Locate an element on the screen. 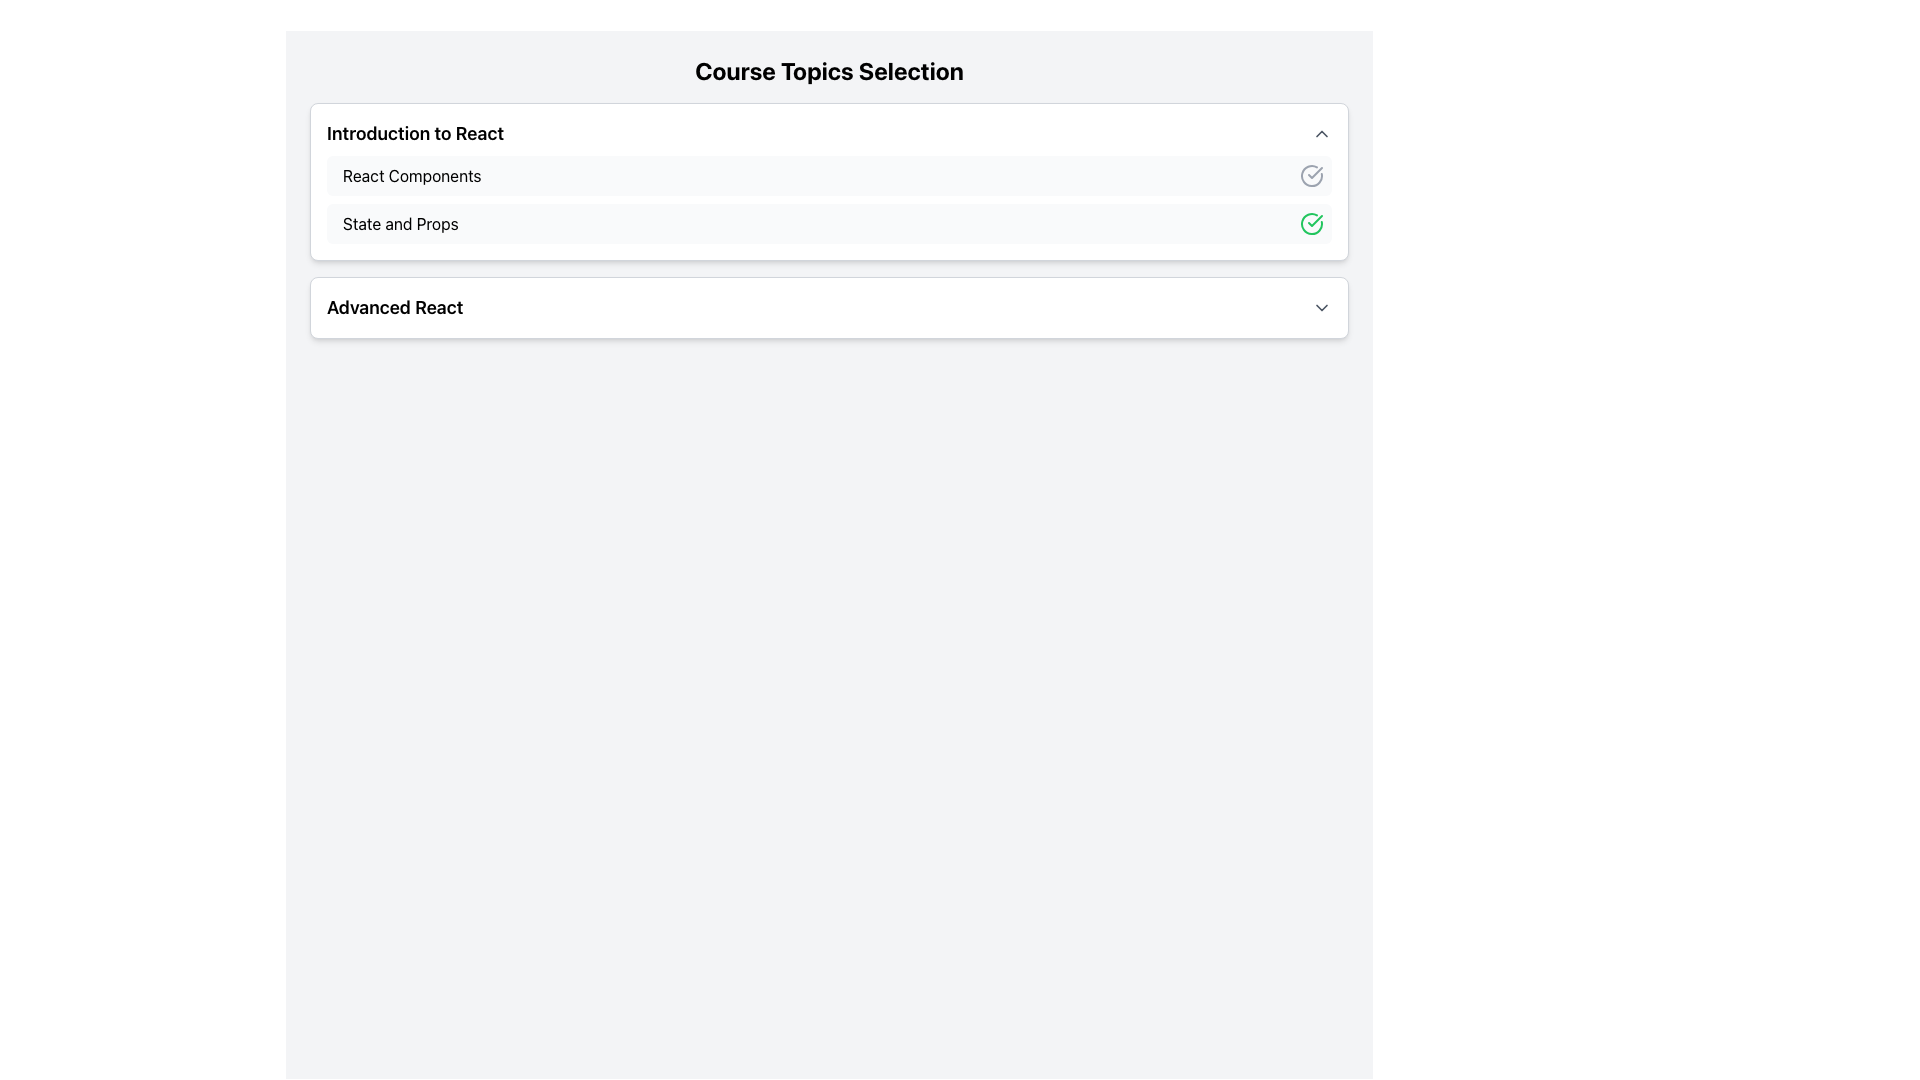 Image resolution: width=1920 pixels, height=1080 pixels. the Chevron icon located at the top-right corner of the 'Introduction to React' section is located at coordinates (1321, 134).